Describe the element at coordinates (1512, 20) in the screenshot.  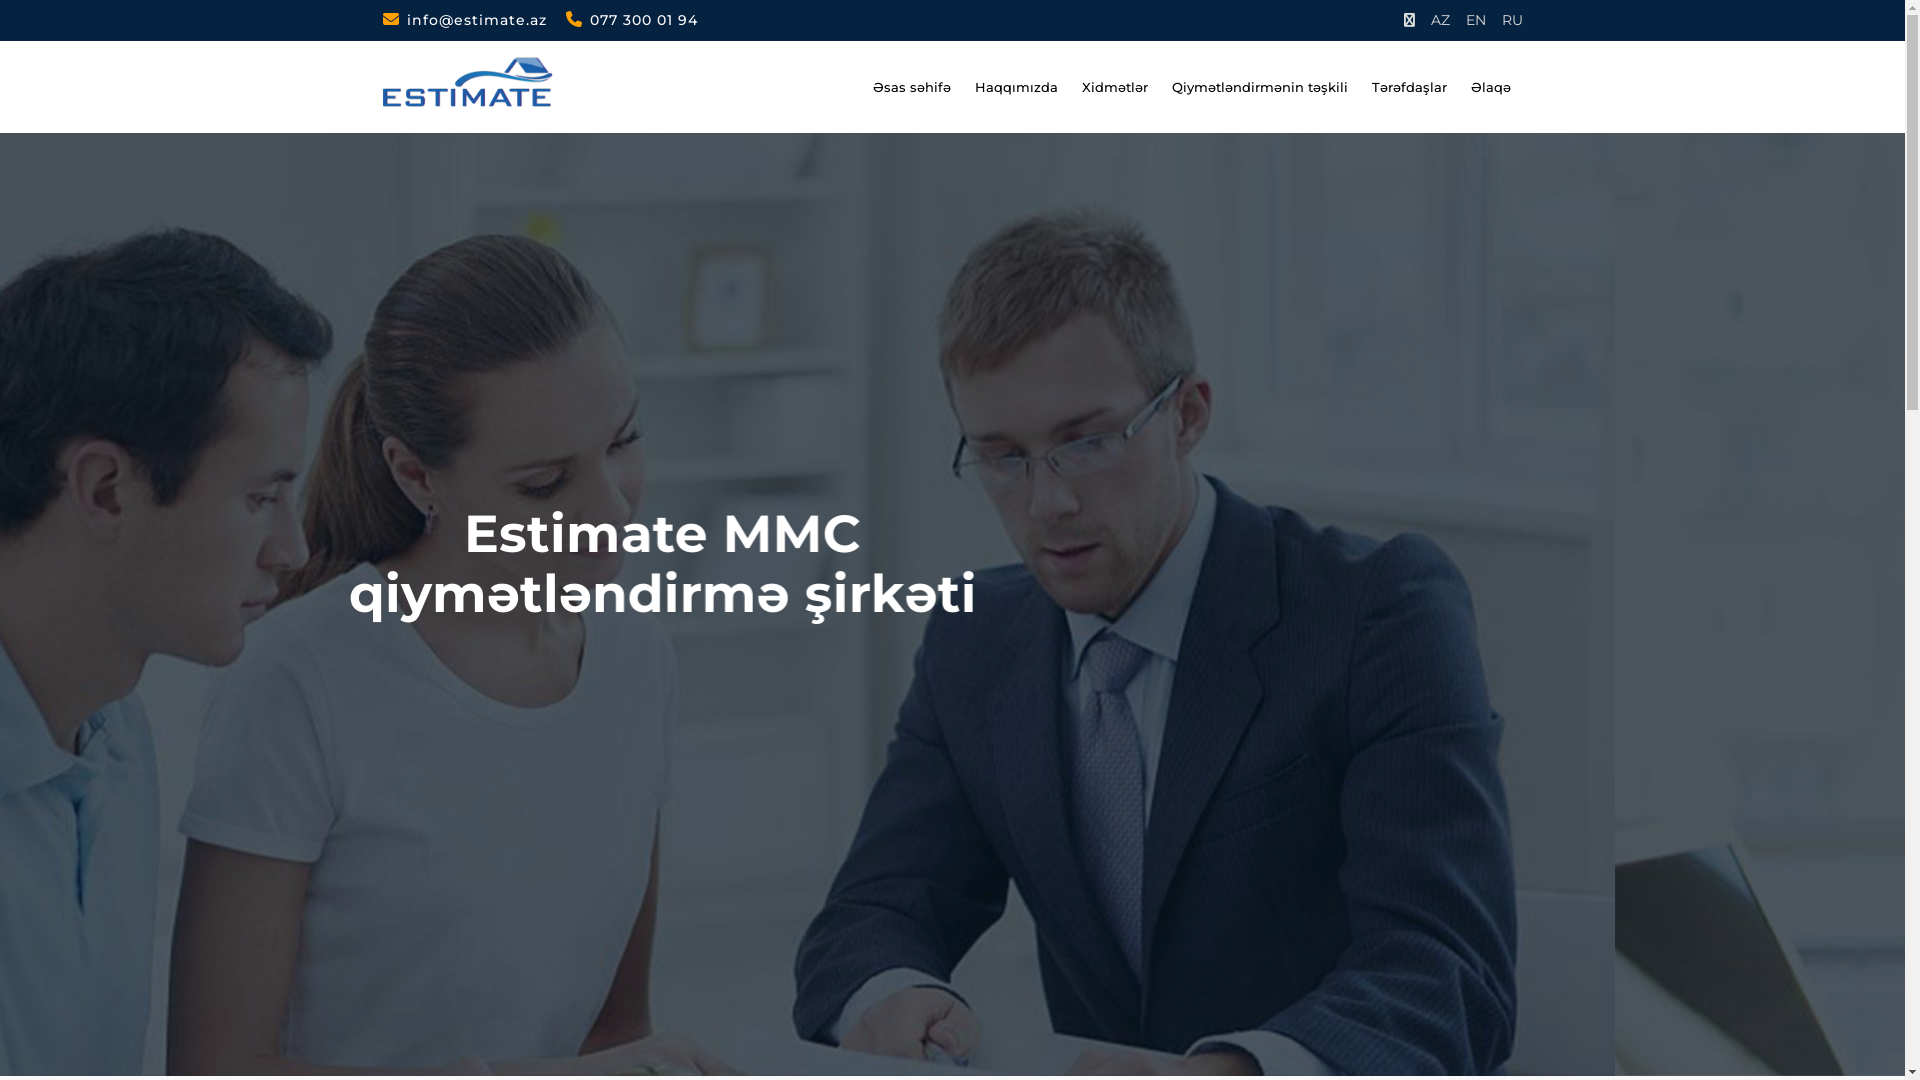
I see `'RU'` at that location.